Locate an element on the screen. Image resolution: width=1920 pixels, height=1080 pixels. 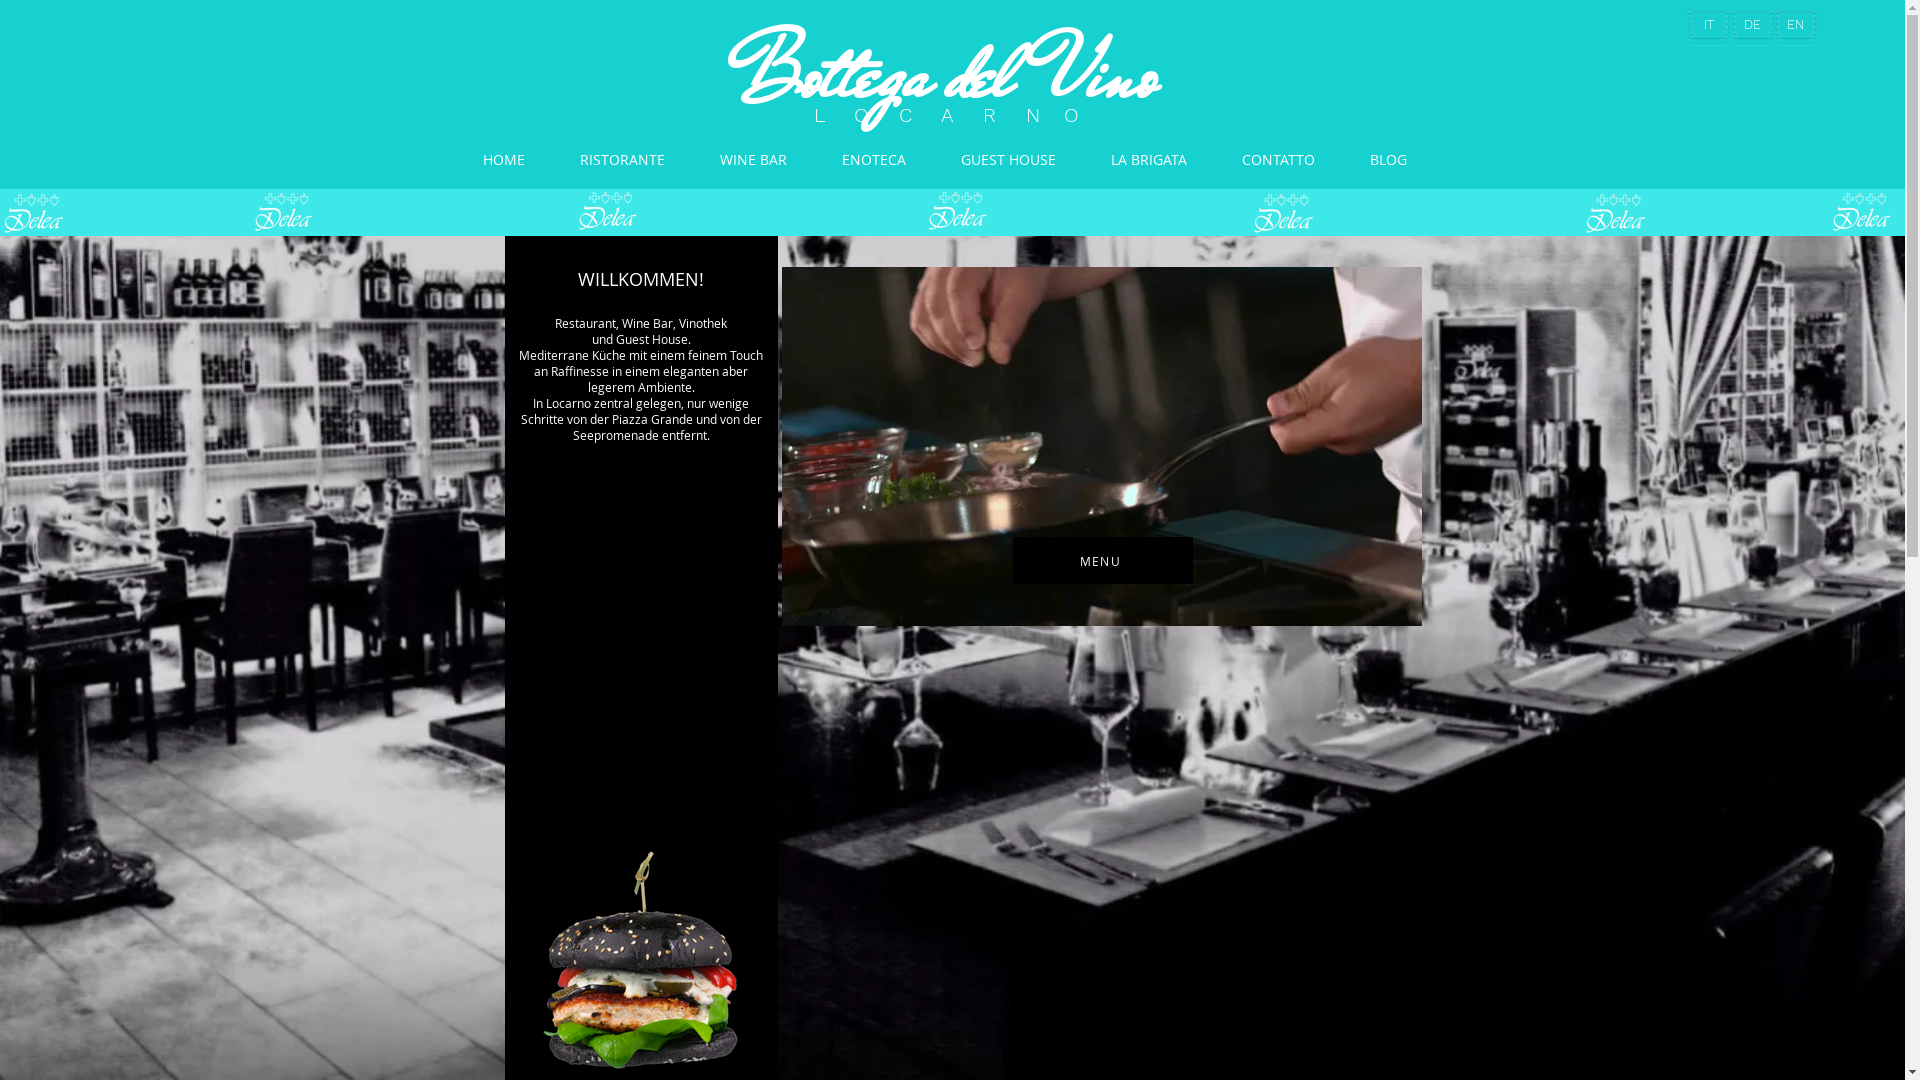
'WINE BAR' is located at coordinates (752, 158).